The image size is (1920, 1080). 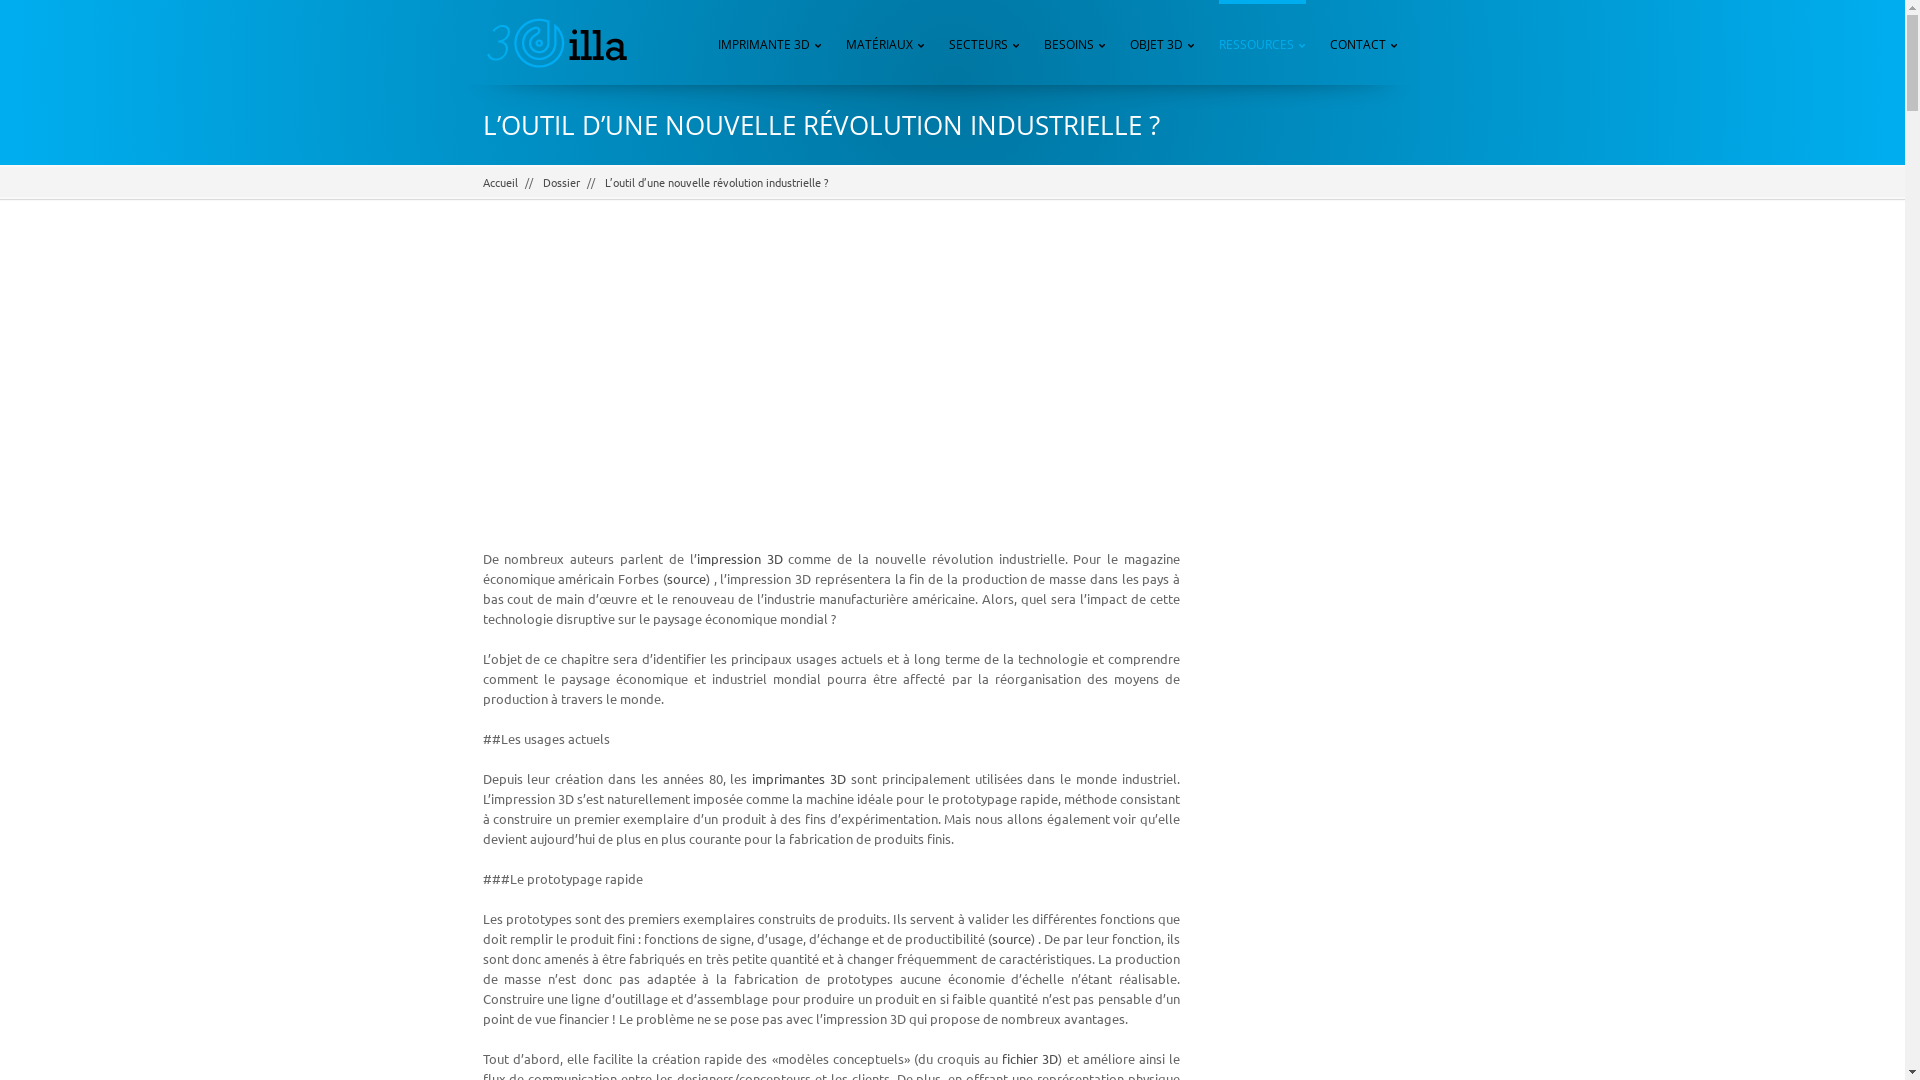 I want to click on 'IMPRIMANTE 3D', so click(x=768, y=42).